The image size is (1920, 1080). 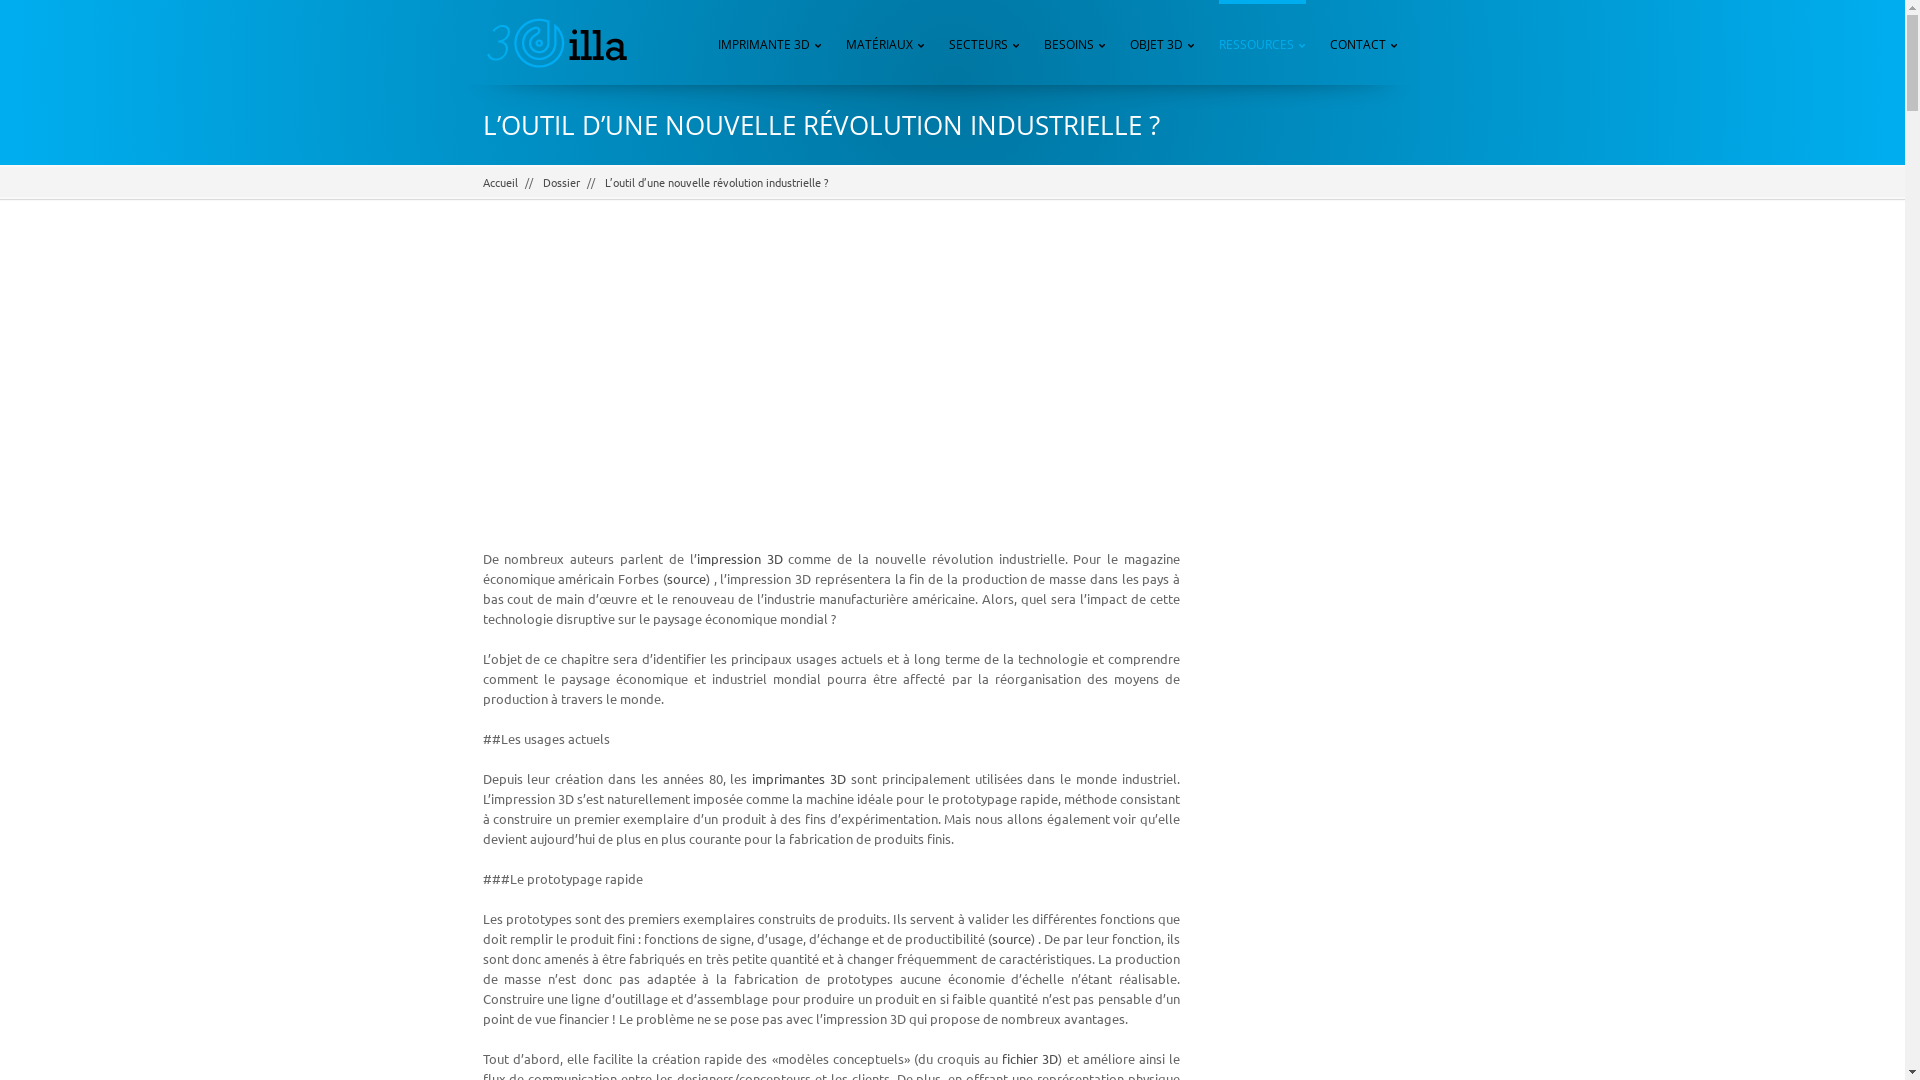 I want to click on 'IMPRIMANTE 3D', so click(x=768, y=42).